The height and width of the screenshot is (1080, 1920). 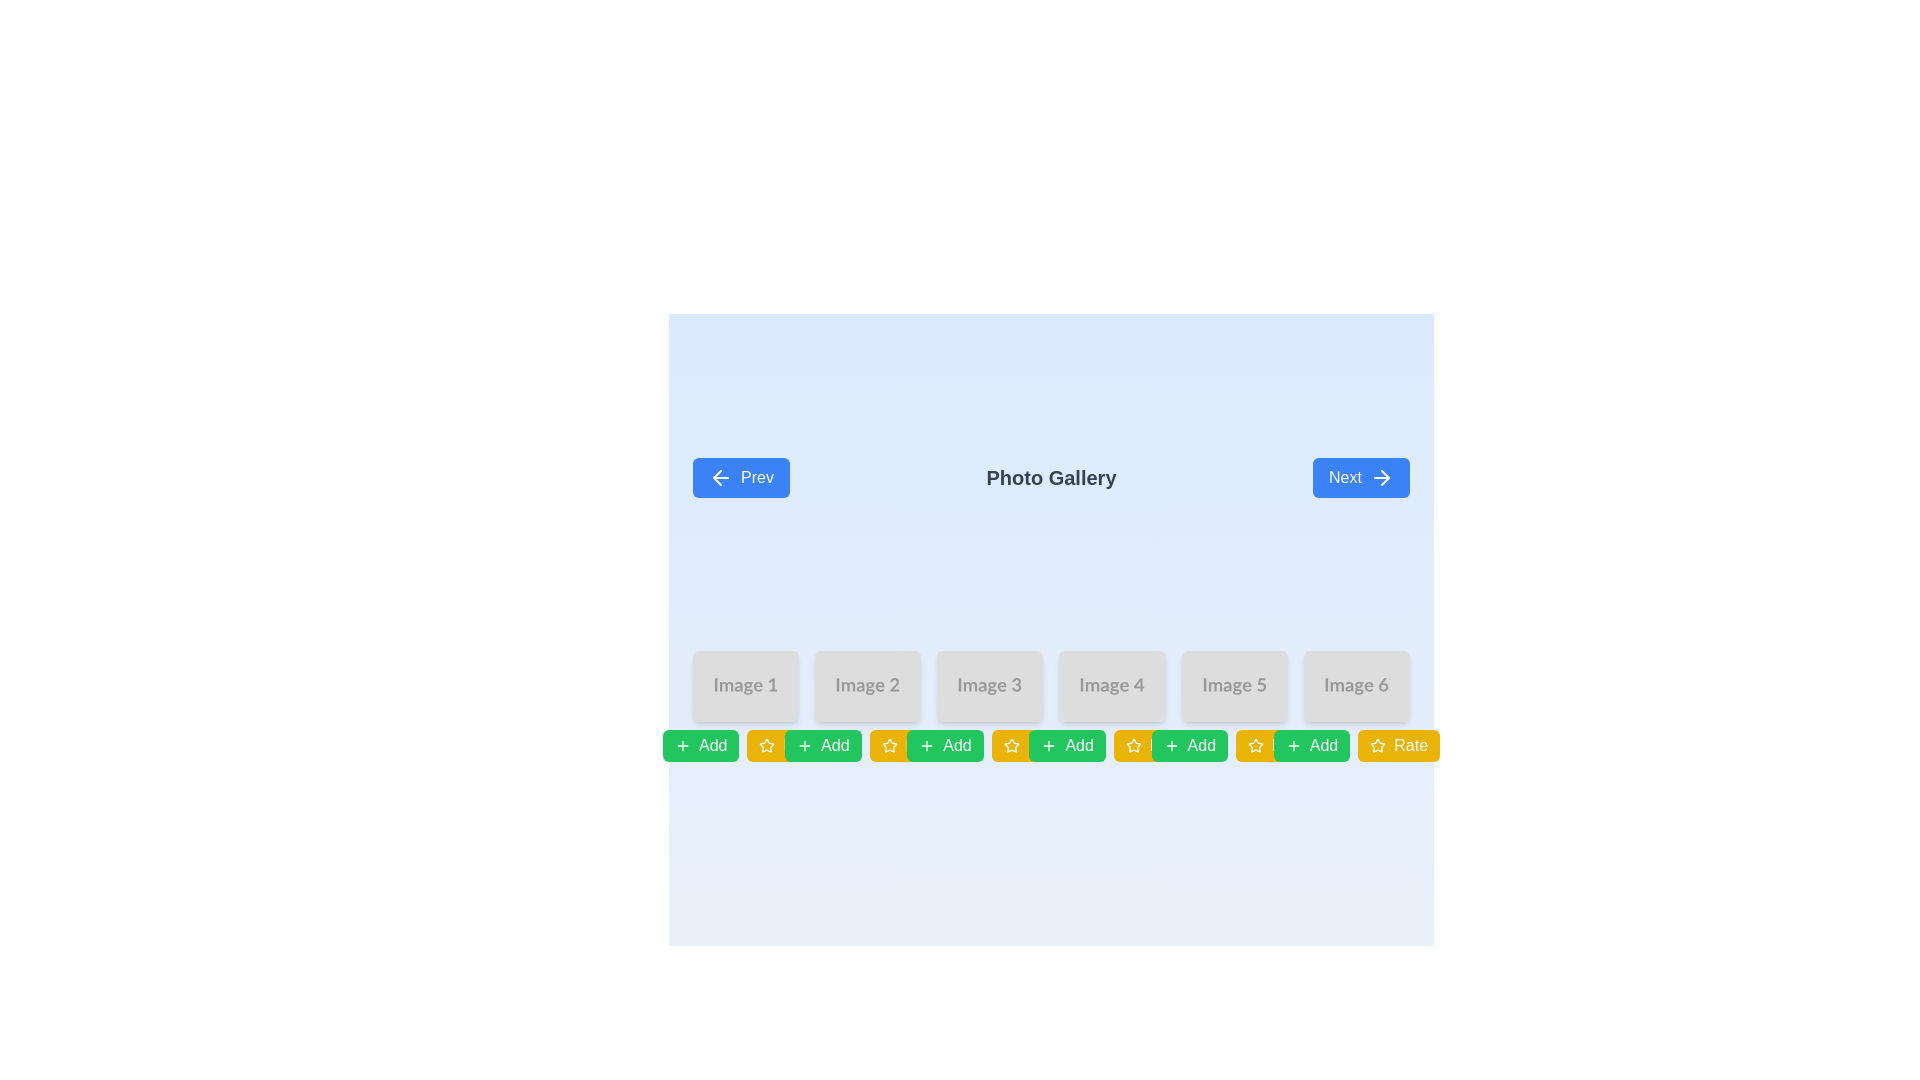 What do you see at coordinates (944, 745) in the screenshot?
I see `the third 'Add' button located below 'Image 3'` at bounding box center [944, 745].